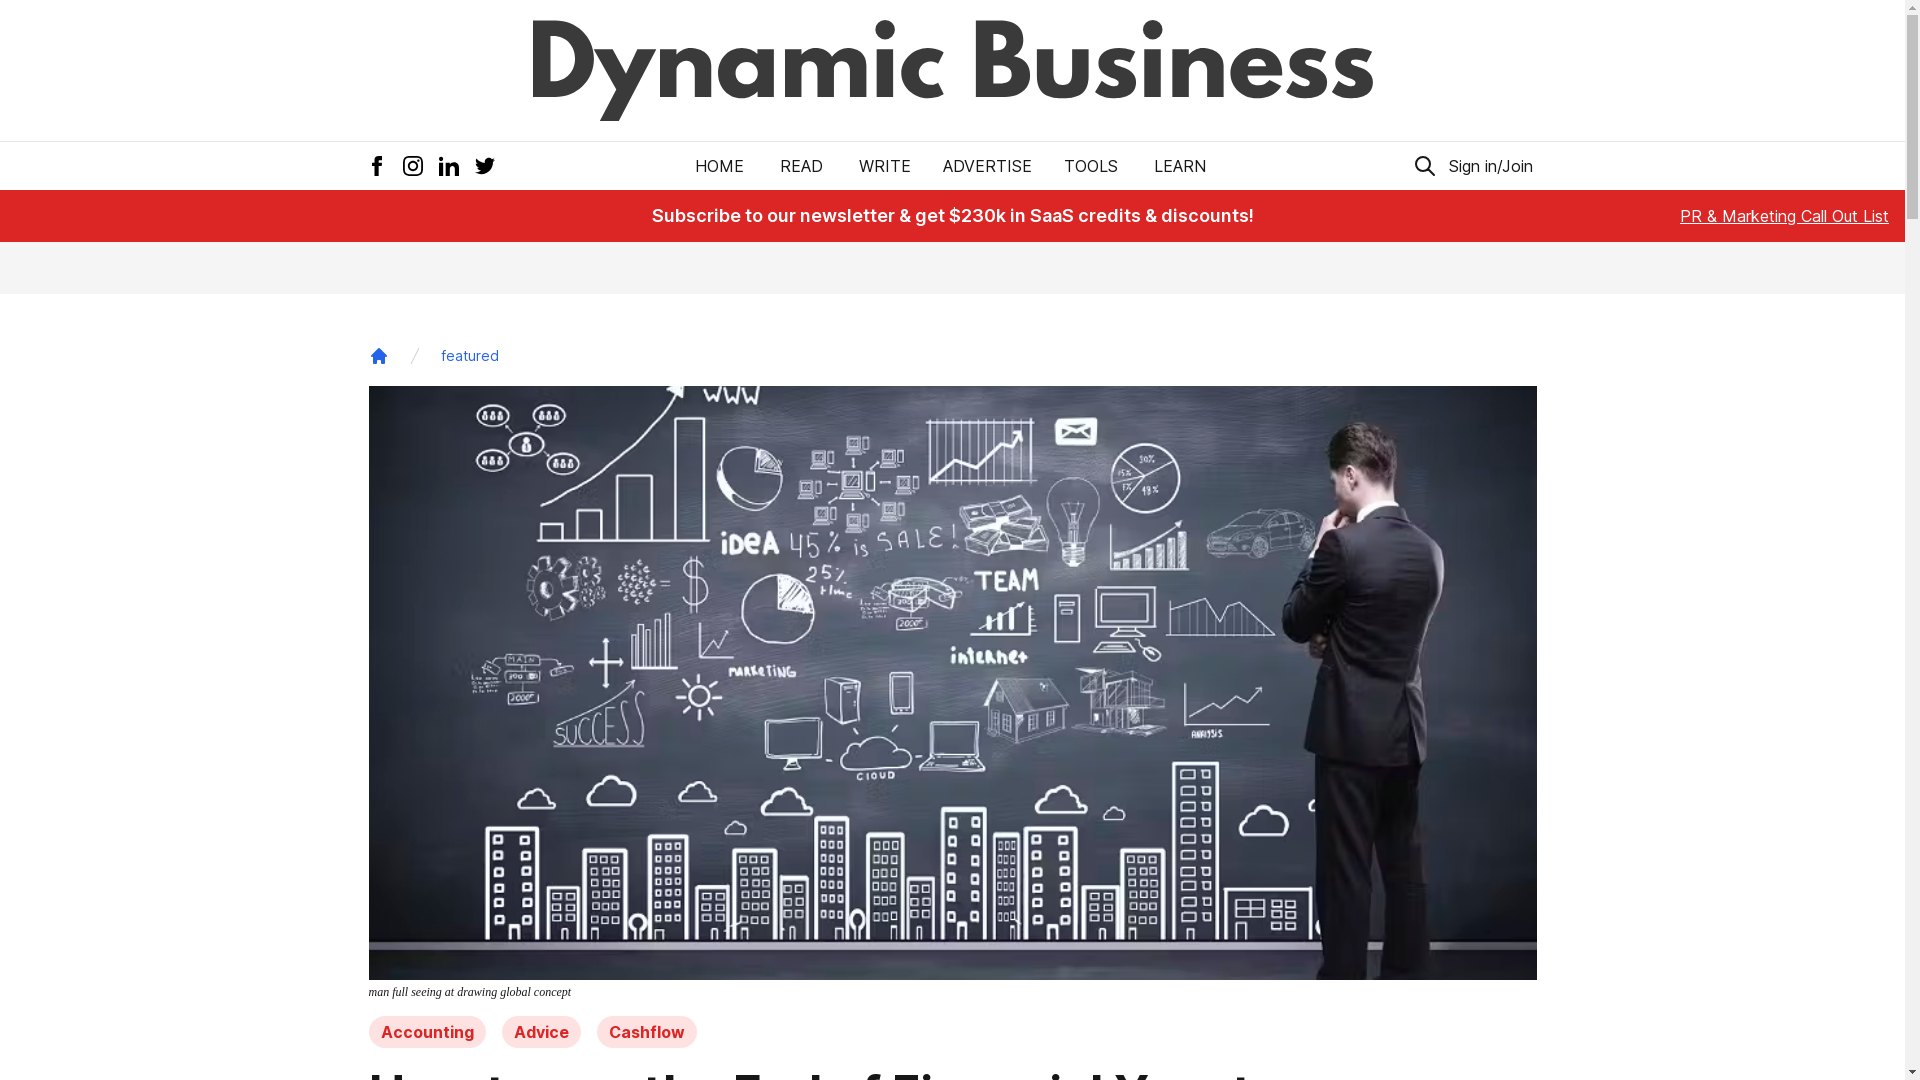 Image resolution: width=1920 pixels, height=1080 pixels. Describe the element at coordinates (425, 1032) in the screenshot. I see `'Accounting'` at that location.